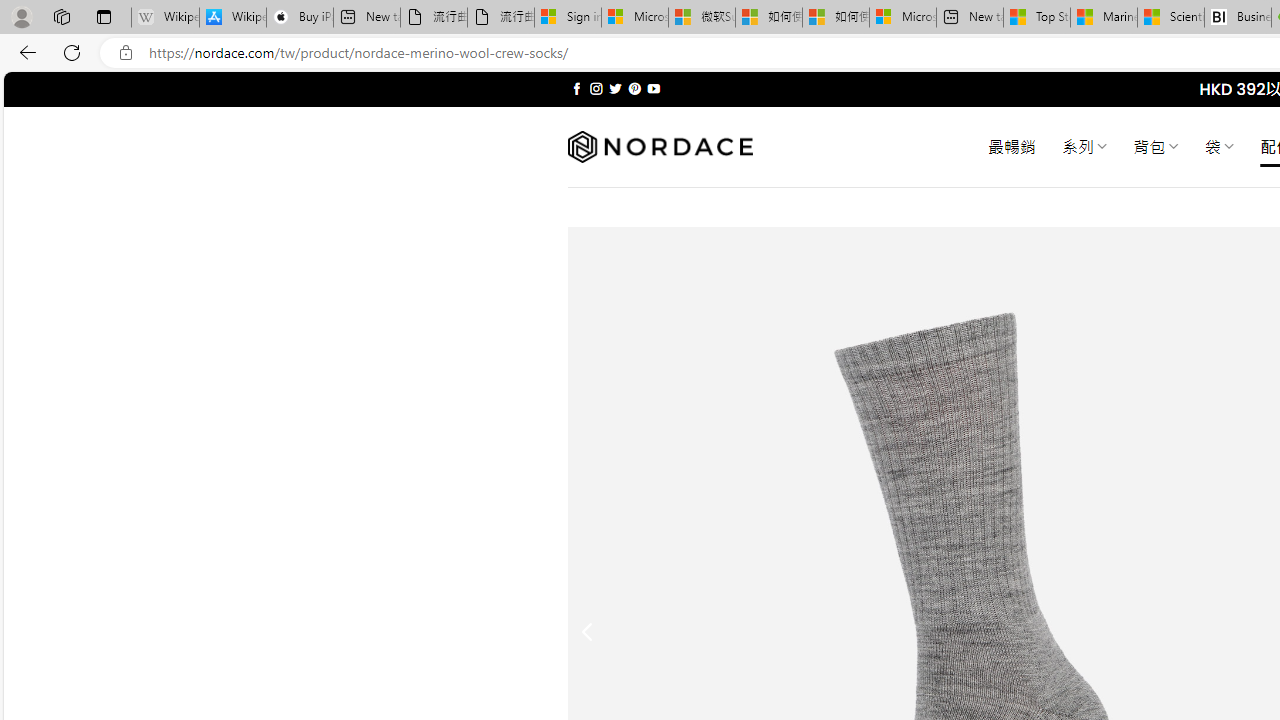  What do you see at coordinates (633, 88) in the screenshot?
I see `'Follow on Pinterest'` at bounding box center [633, 88].